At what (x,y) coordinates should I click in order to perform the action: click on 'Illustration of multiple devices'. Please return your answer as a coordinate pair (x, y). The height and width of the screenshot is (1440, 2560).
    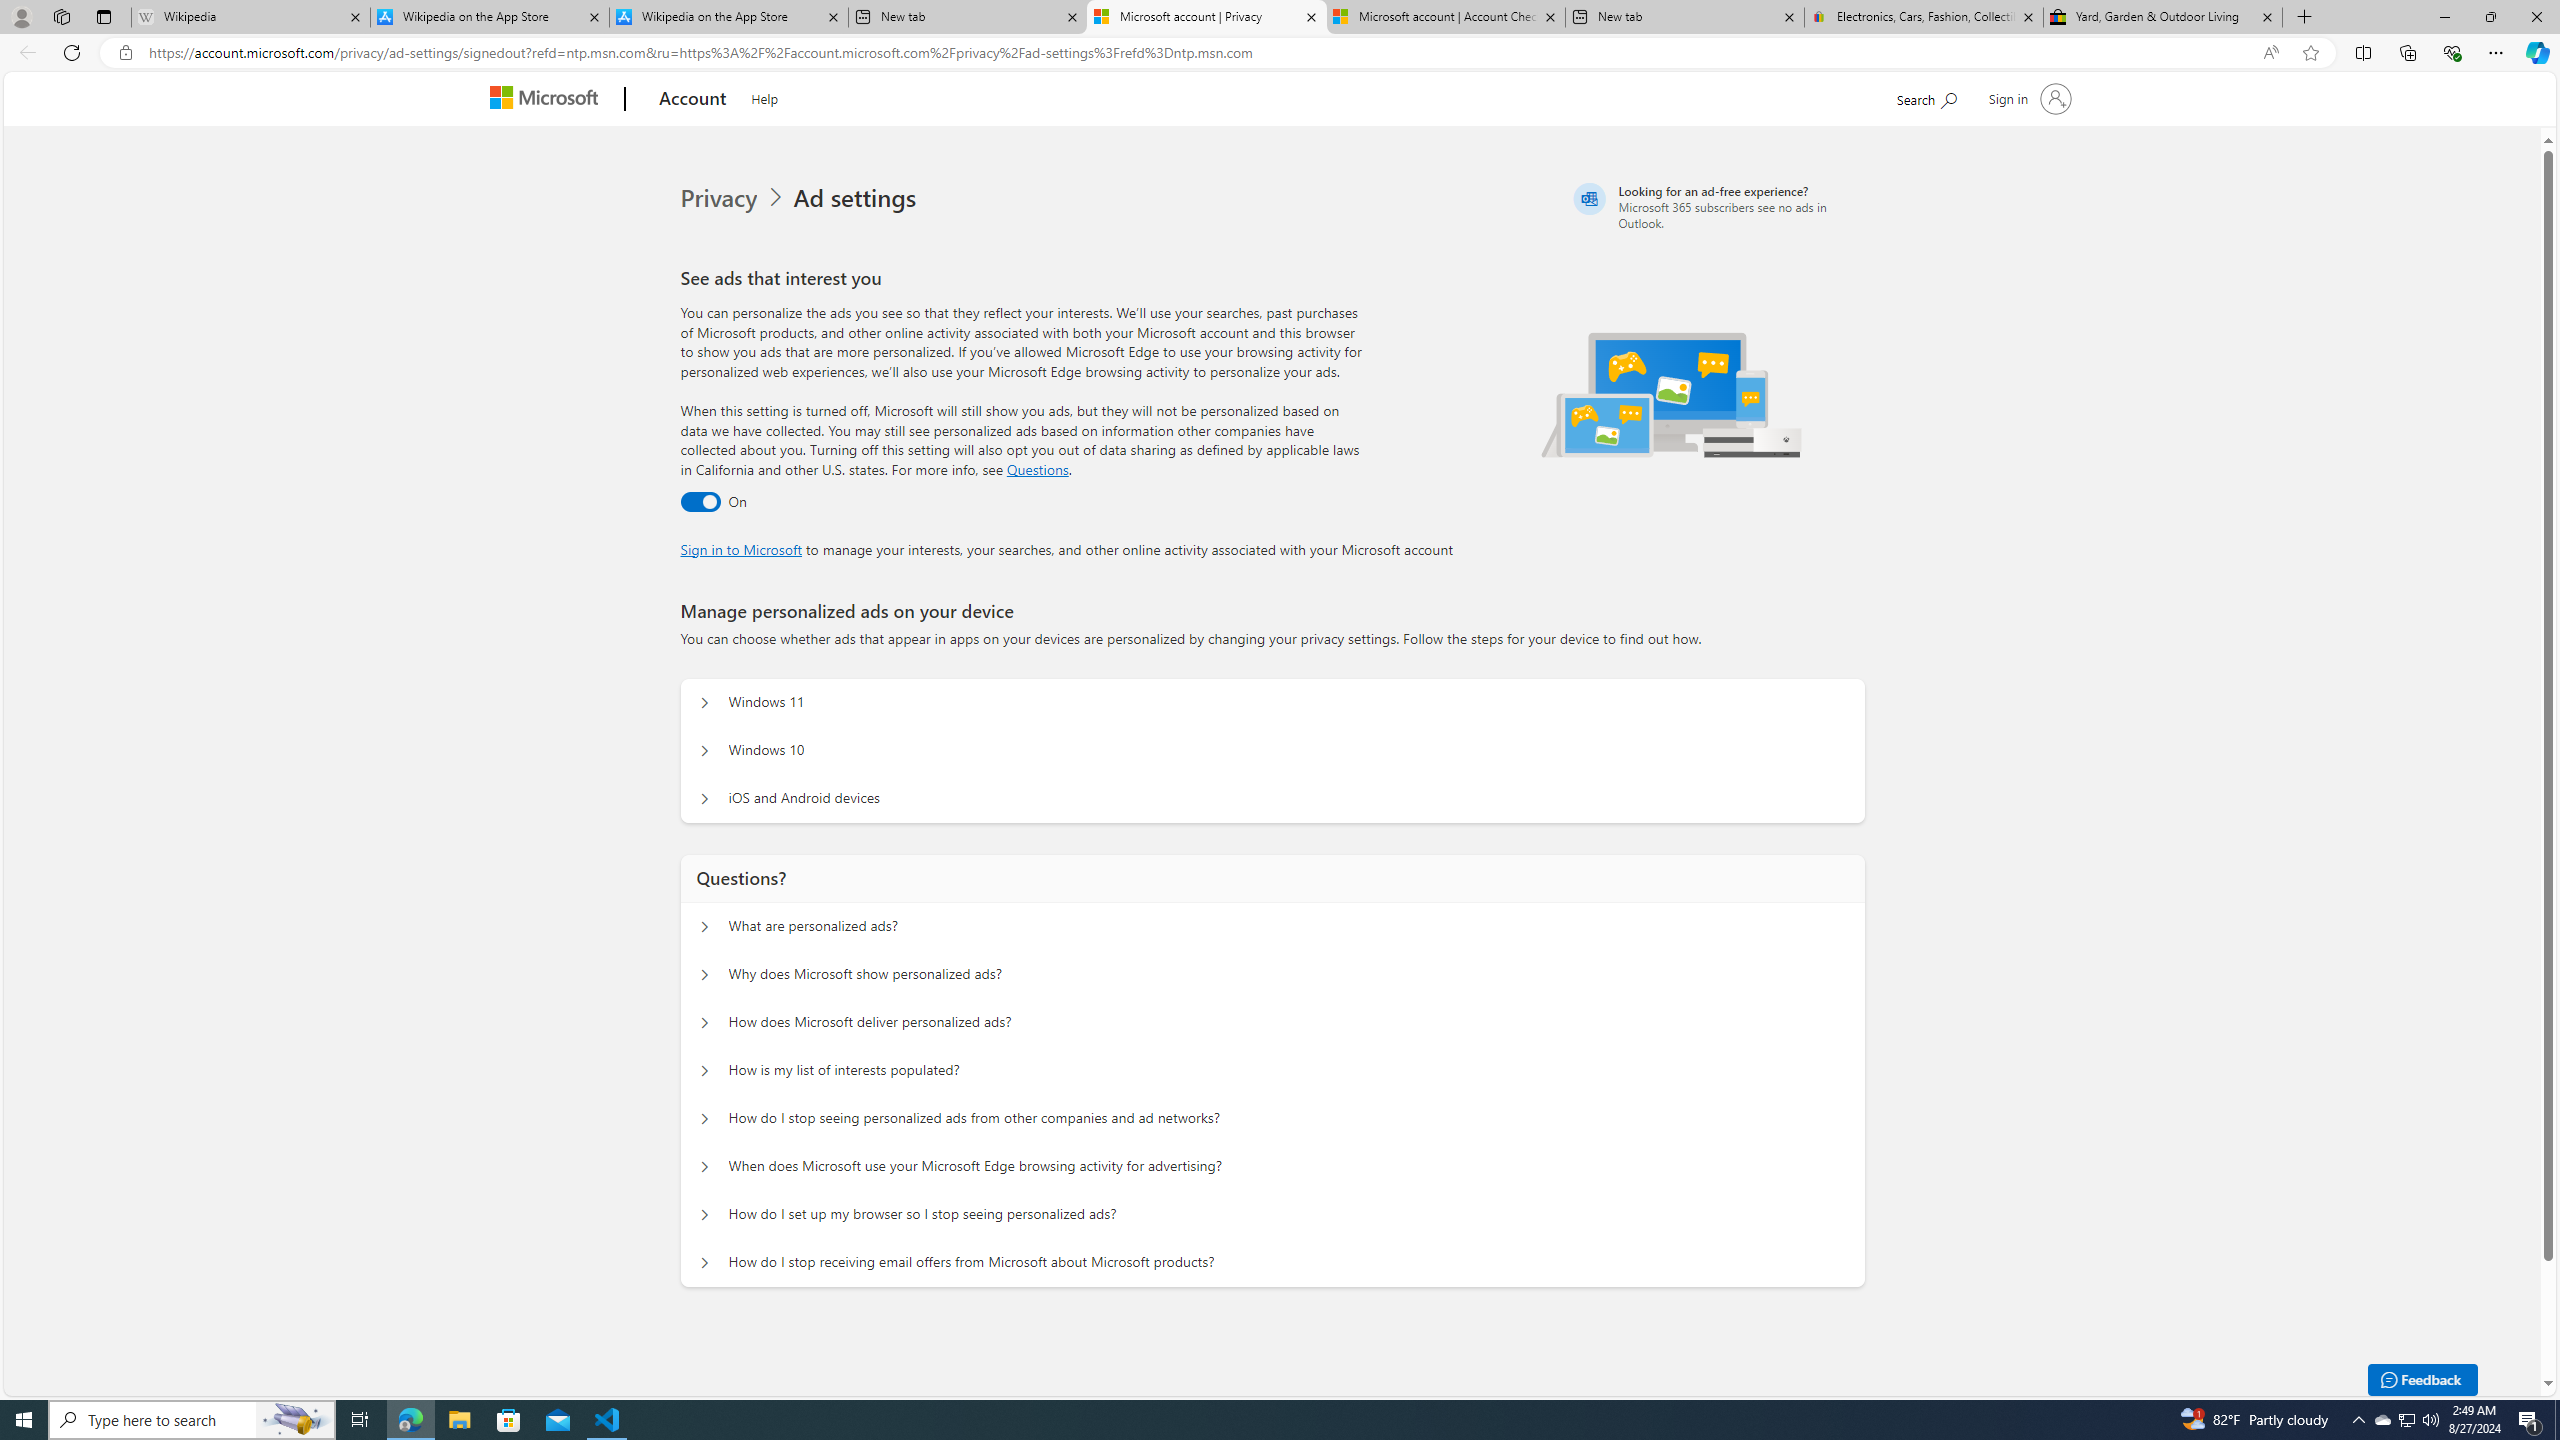
    Looking at the image, I should click on (1671, 394).